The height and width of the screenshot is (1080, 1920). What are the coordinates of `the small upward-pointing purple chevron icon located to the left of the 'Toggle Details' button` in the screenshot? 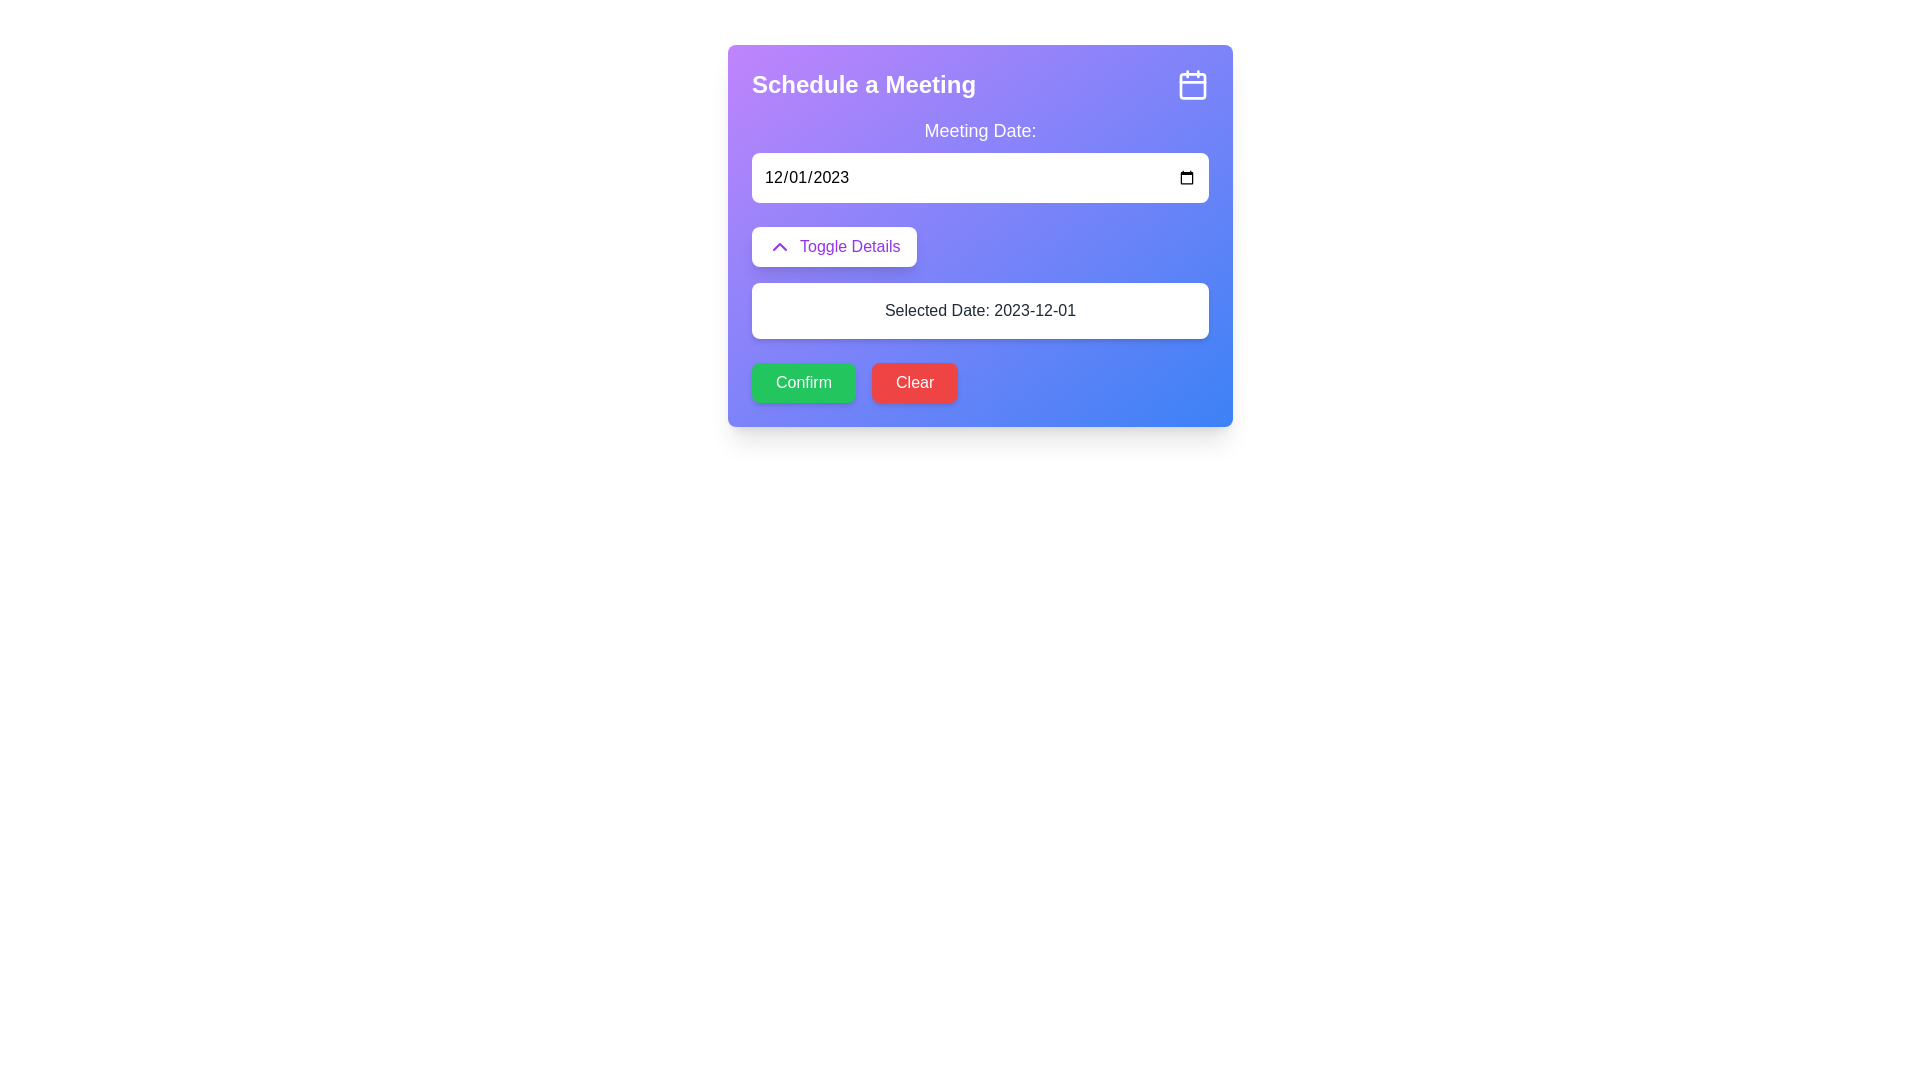 It's located at (778, 245).